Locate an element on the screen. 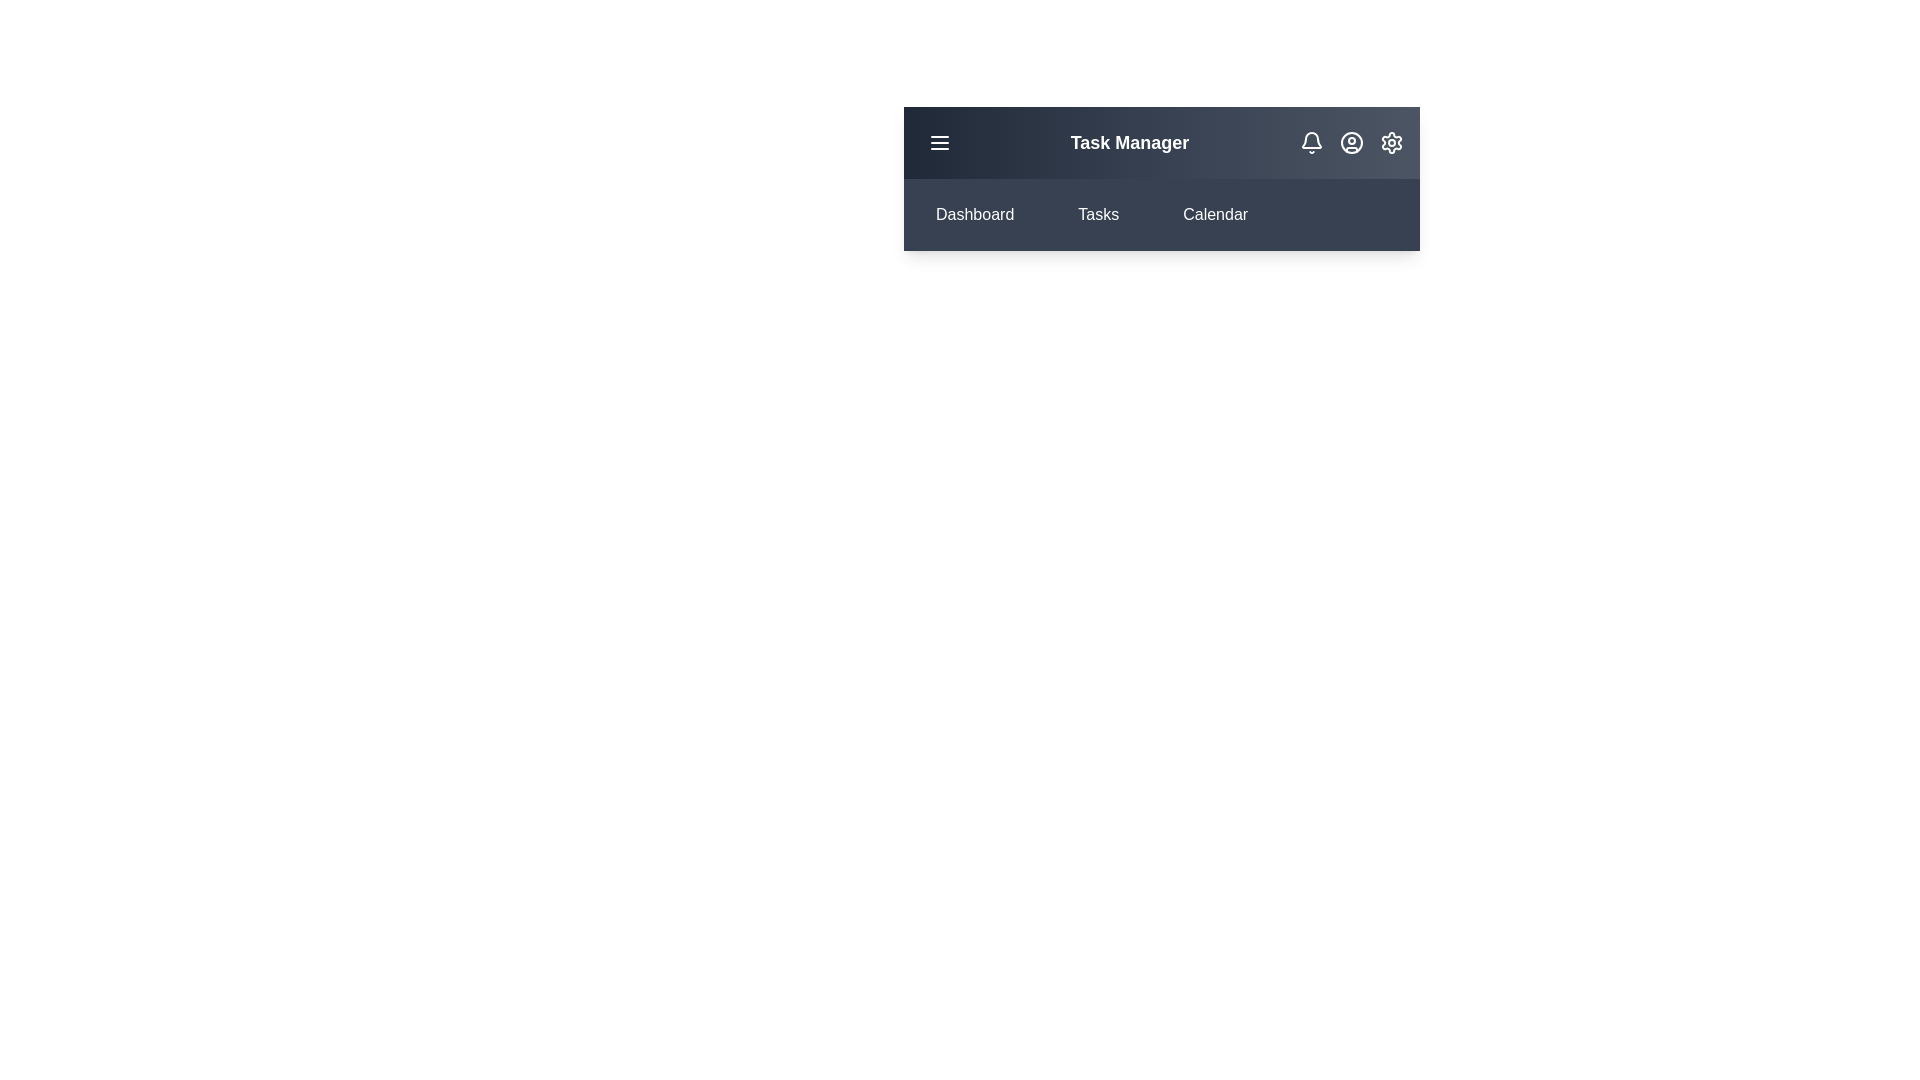  the 'Calendar' button in the navigation bar is located at coordinates (1213, 215).